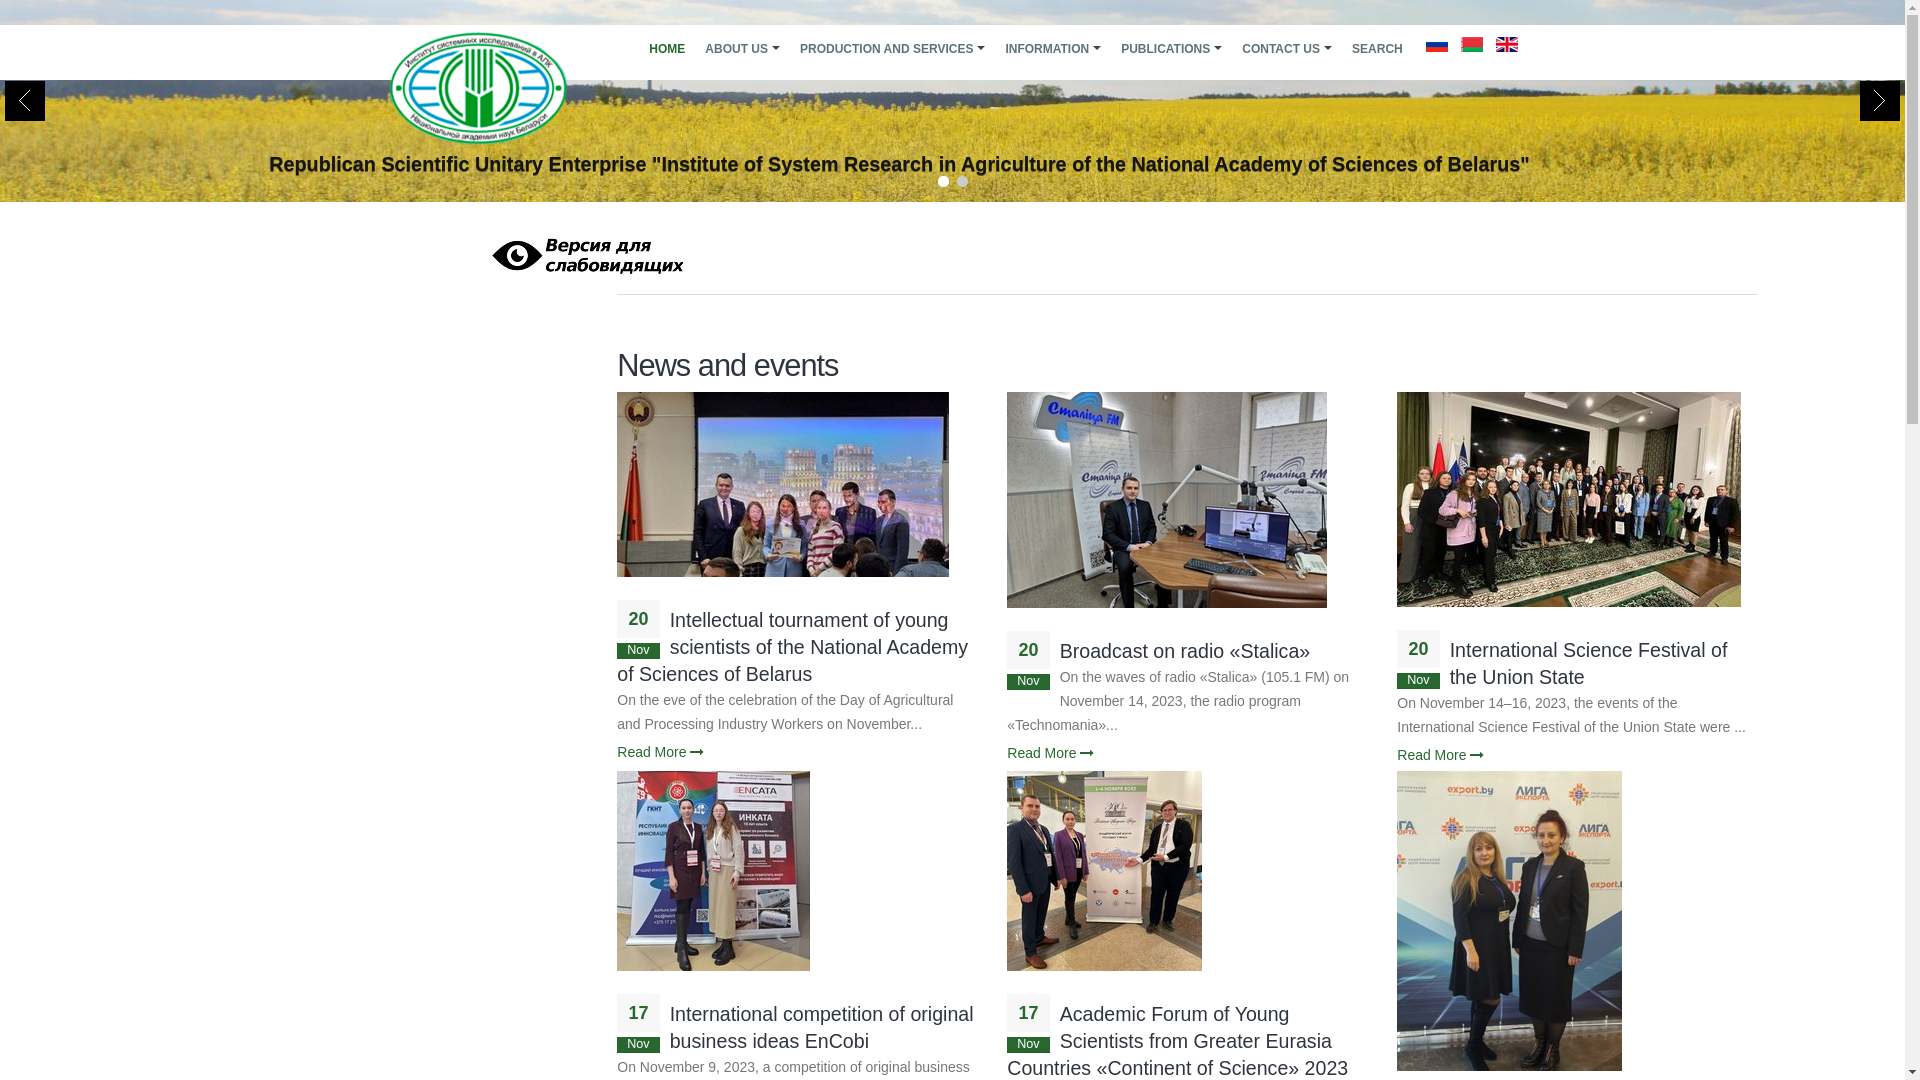 The image size is (1920, 1080). Describe the element at coordinates (1051, 48) in the screenshot. I see `'INFORMATION'` at that location.